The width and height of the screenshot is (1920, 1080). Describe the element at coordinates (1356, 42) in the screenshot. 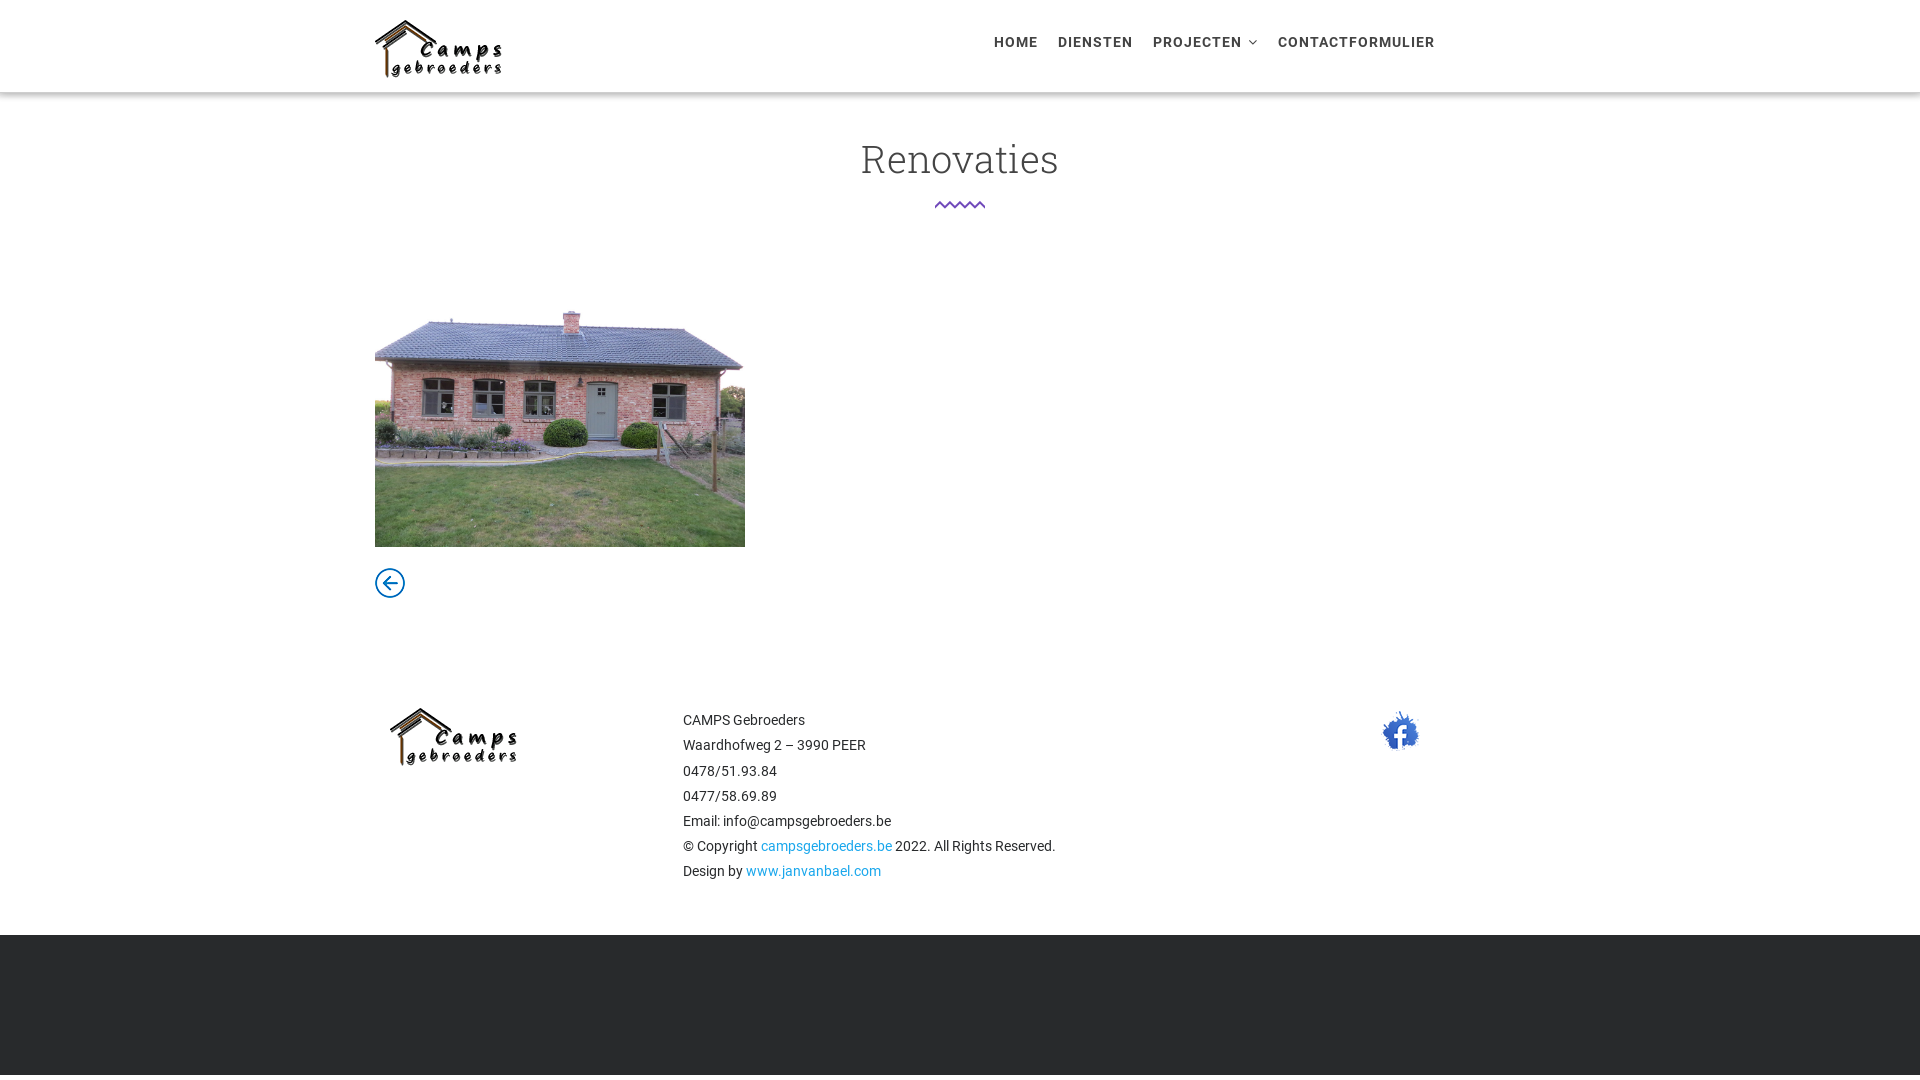

I see `'CONTACTFORMULIER'` at that location.